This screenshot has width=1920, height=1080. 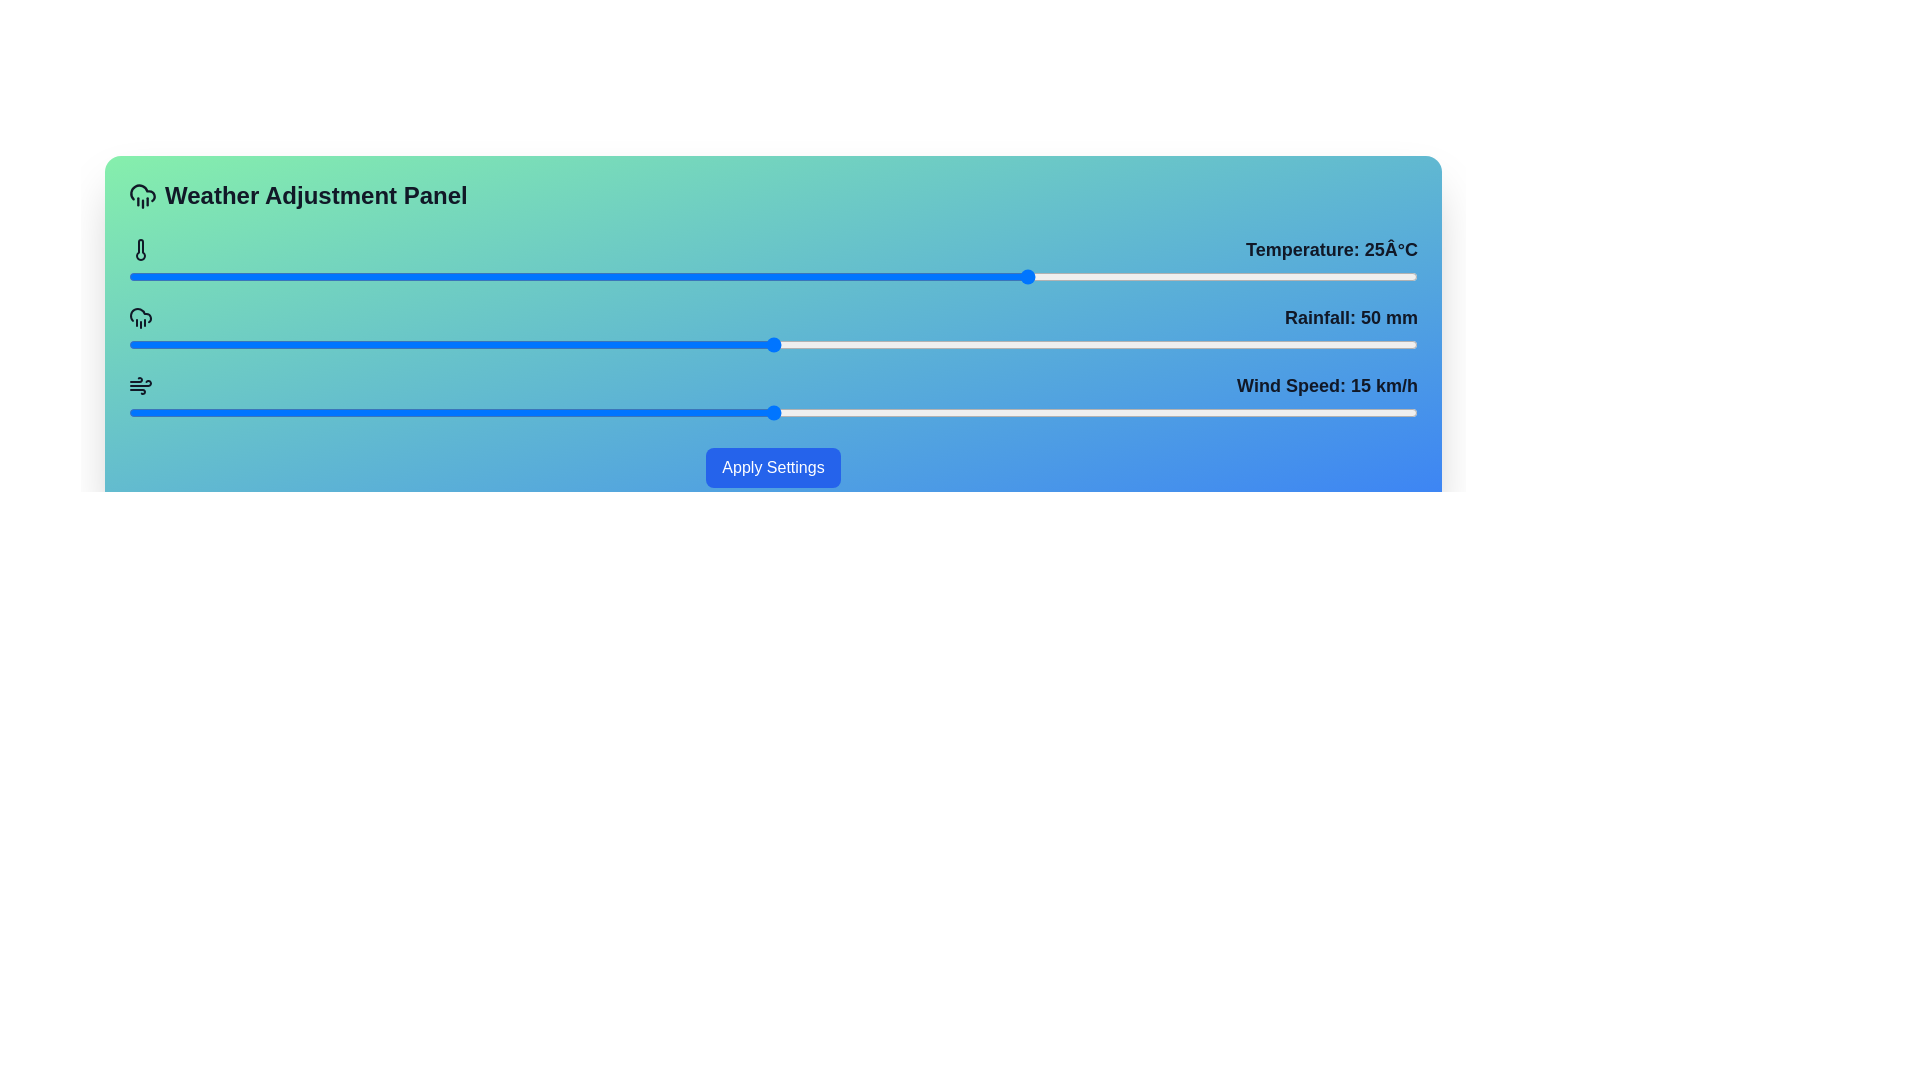 What do you see at coordinates (729, 411) in the screenshot?
I see `the wind speed` at bounding box center [729, 411].